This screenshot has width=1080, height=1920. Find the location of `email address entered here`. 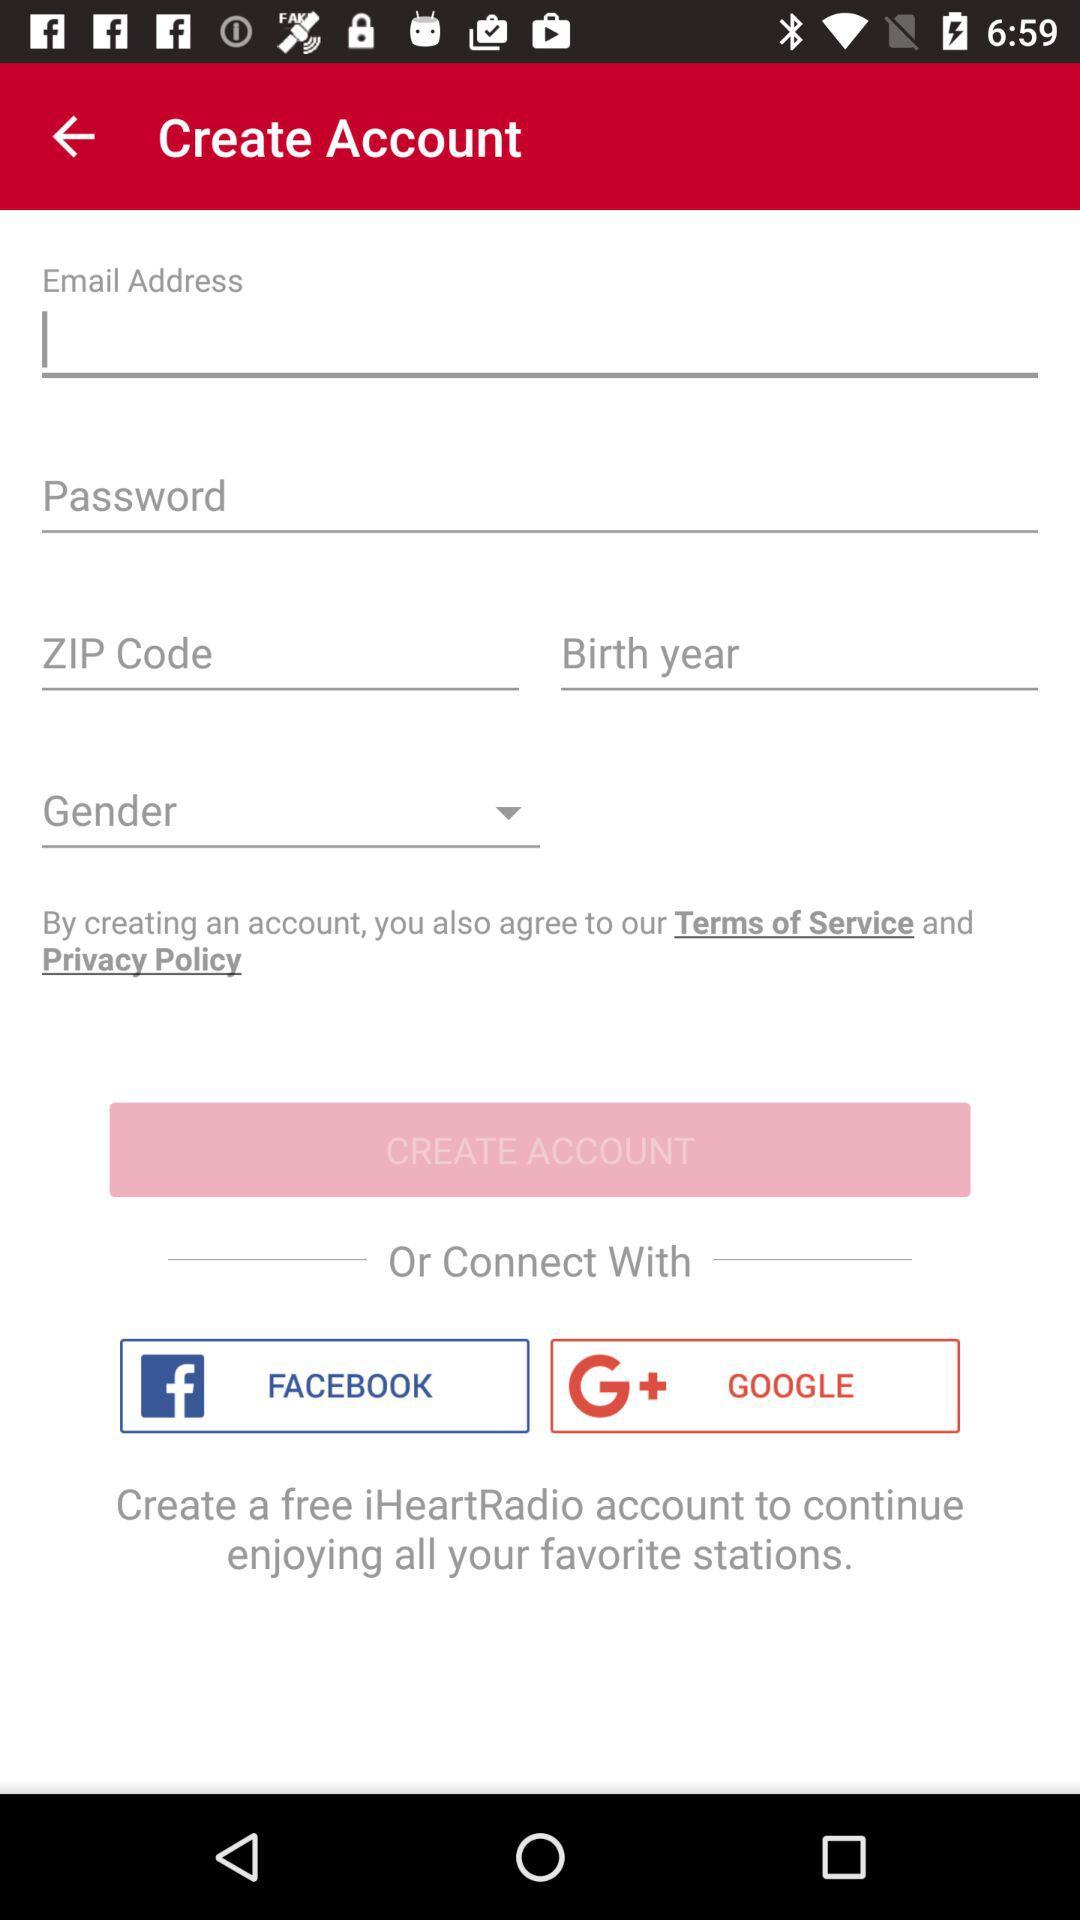

email address entered here is located at coordinates (540, 344).